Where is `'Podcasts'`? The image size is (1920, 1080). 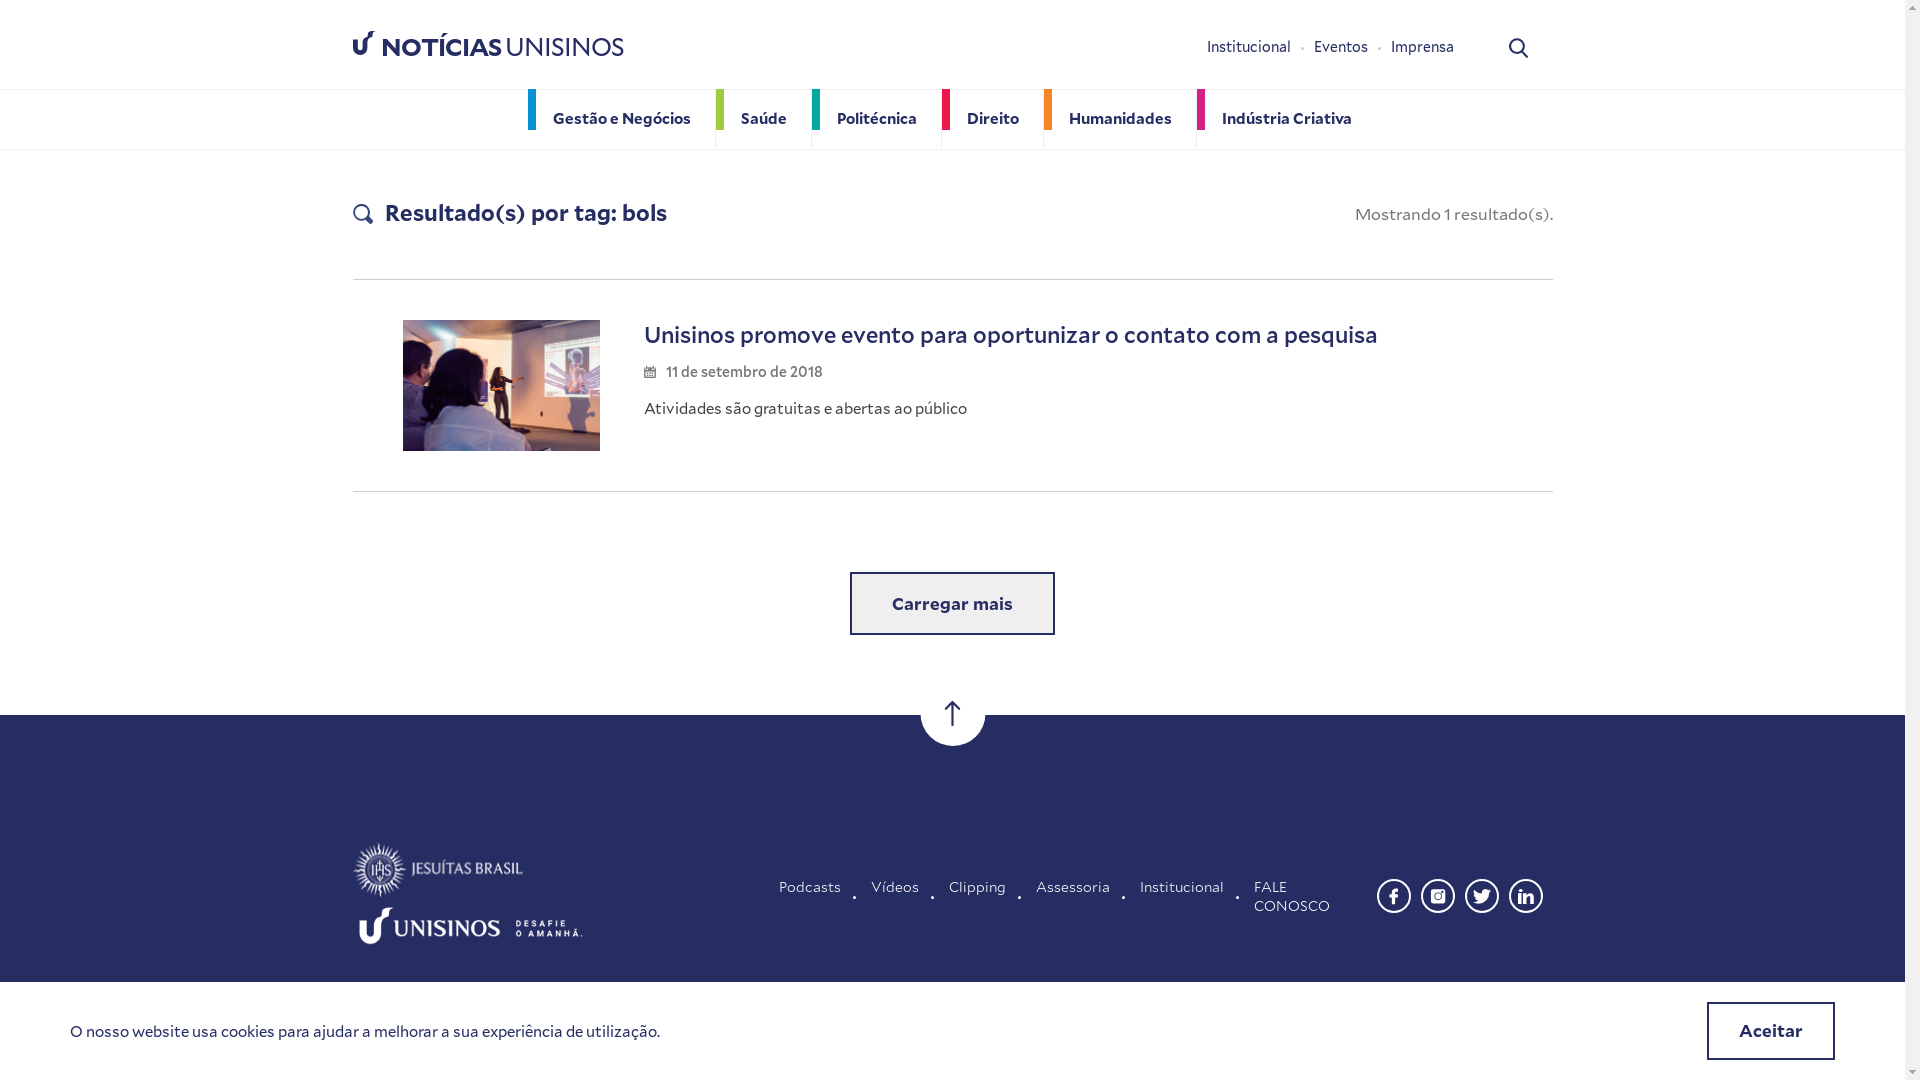 'Podcasts' is located at coordinates (810, 895).